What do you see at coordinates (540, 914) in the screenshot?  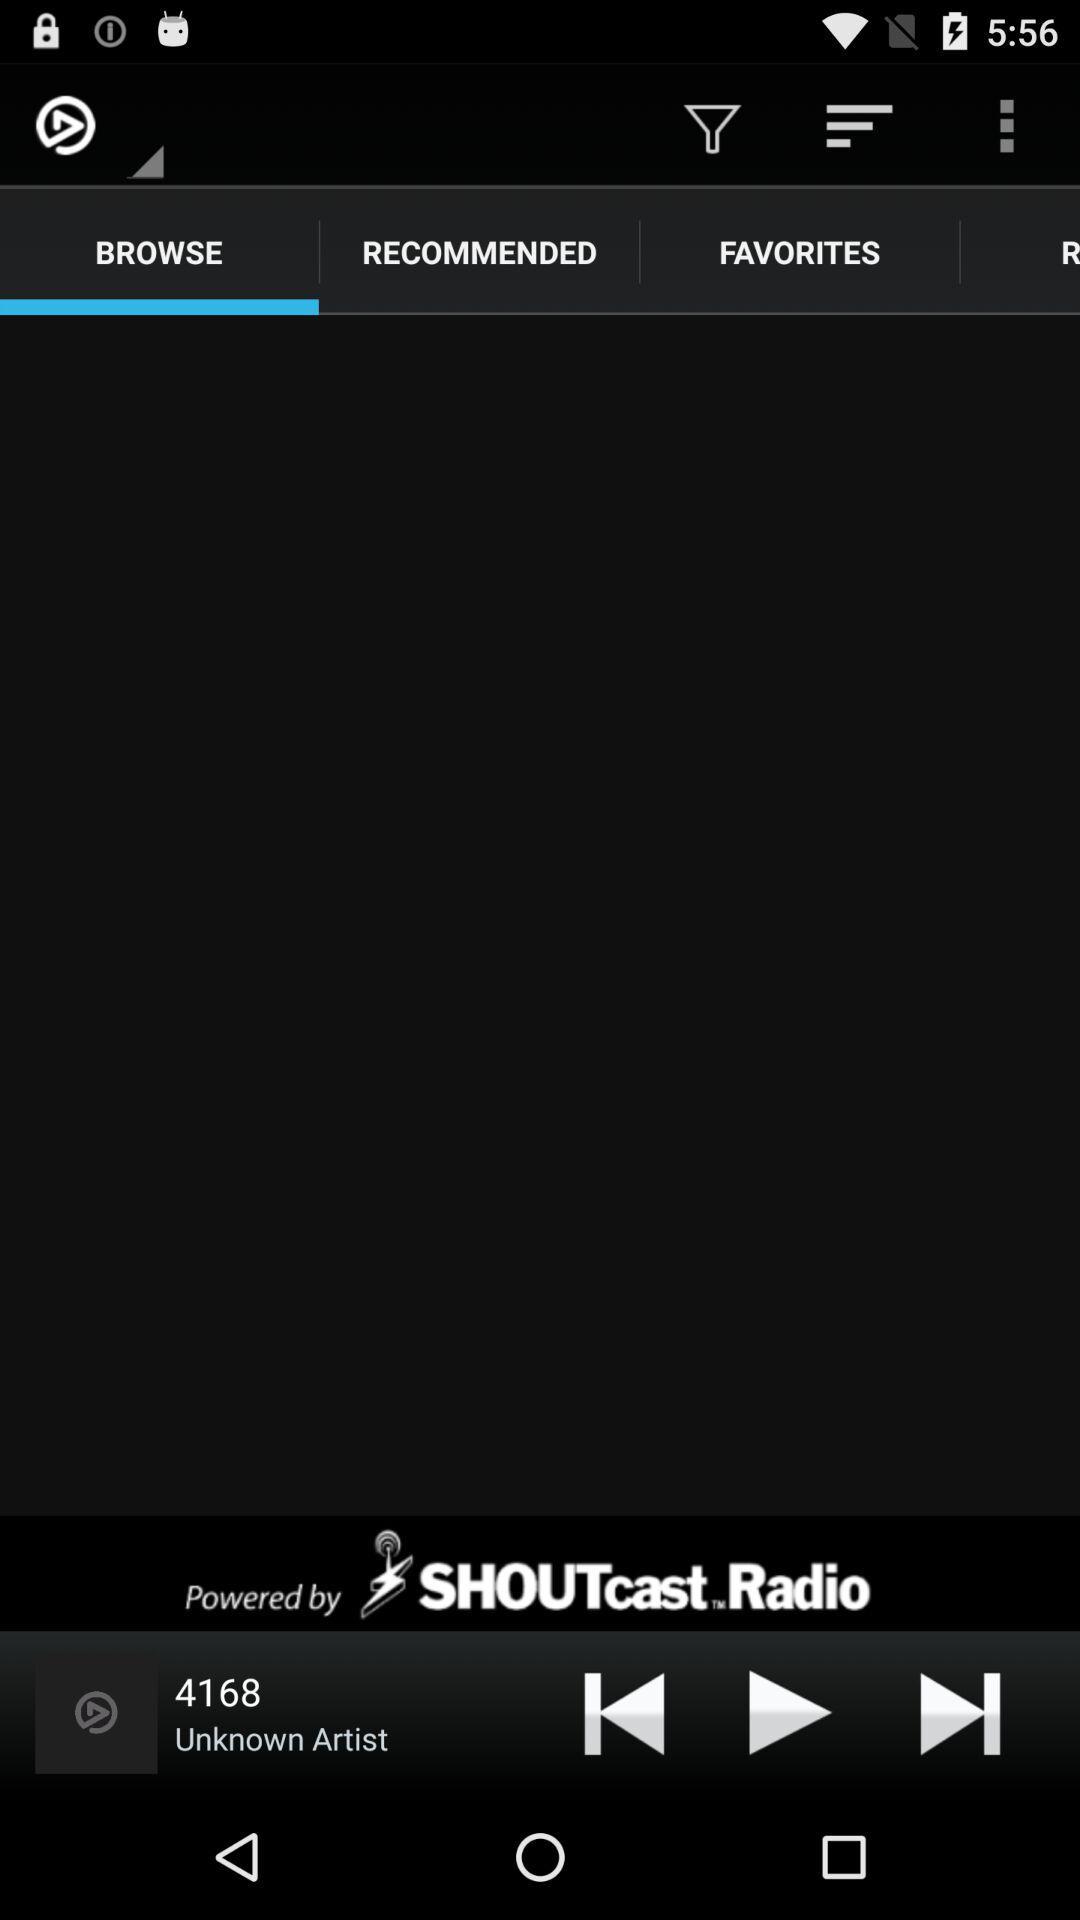 I see `the icon below the browse item` at bounding box center [540, 914].